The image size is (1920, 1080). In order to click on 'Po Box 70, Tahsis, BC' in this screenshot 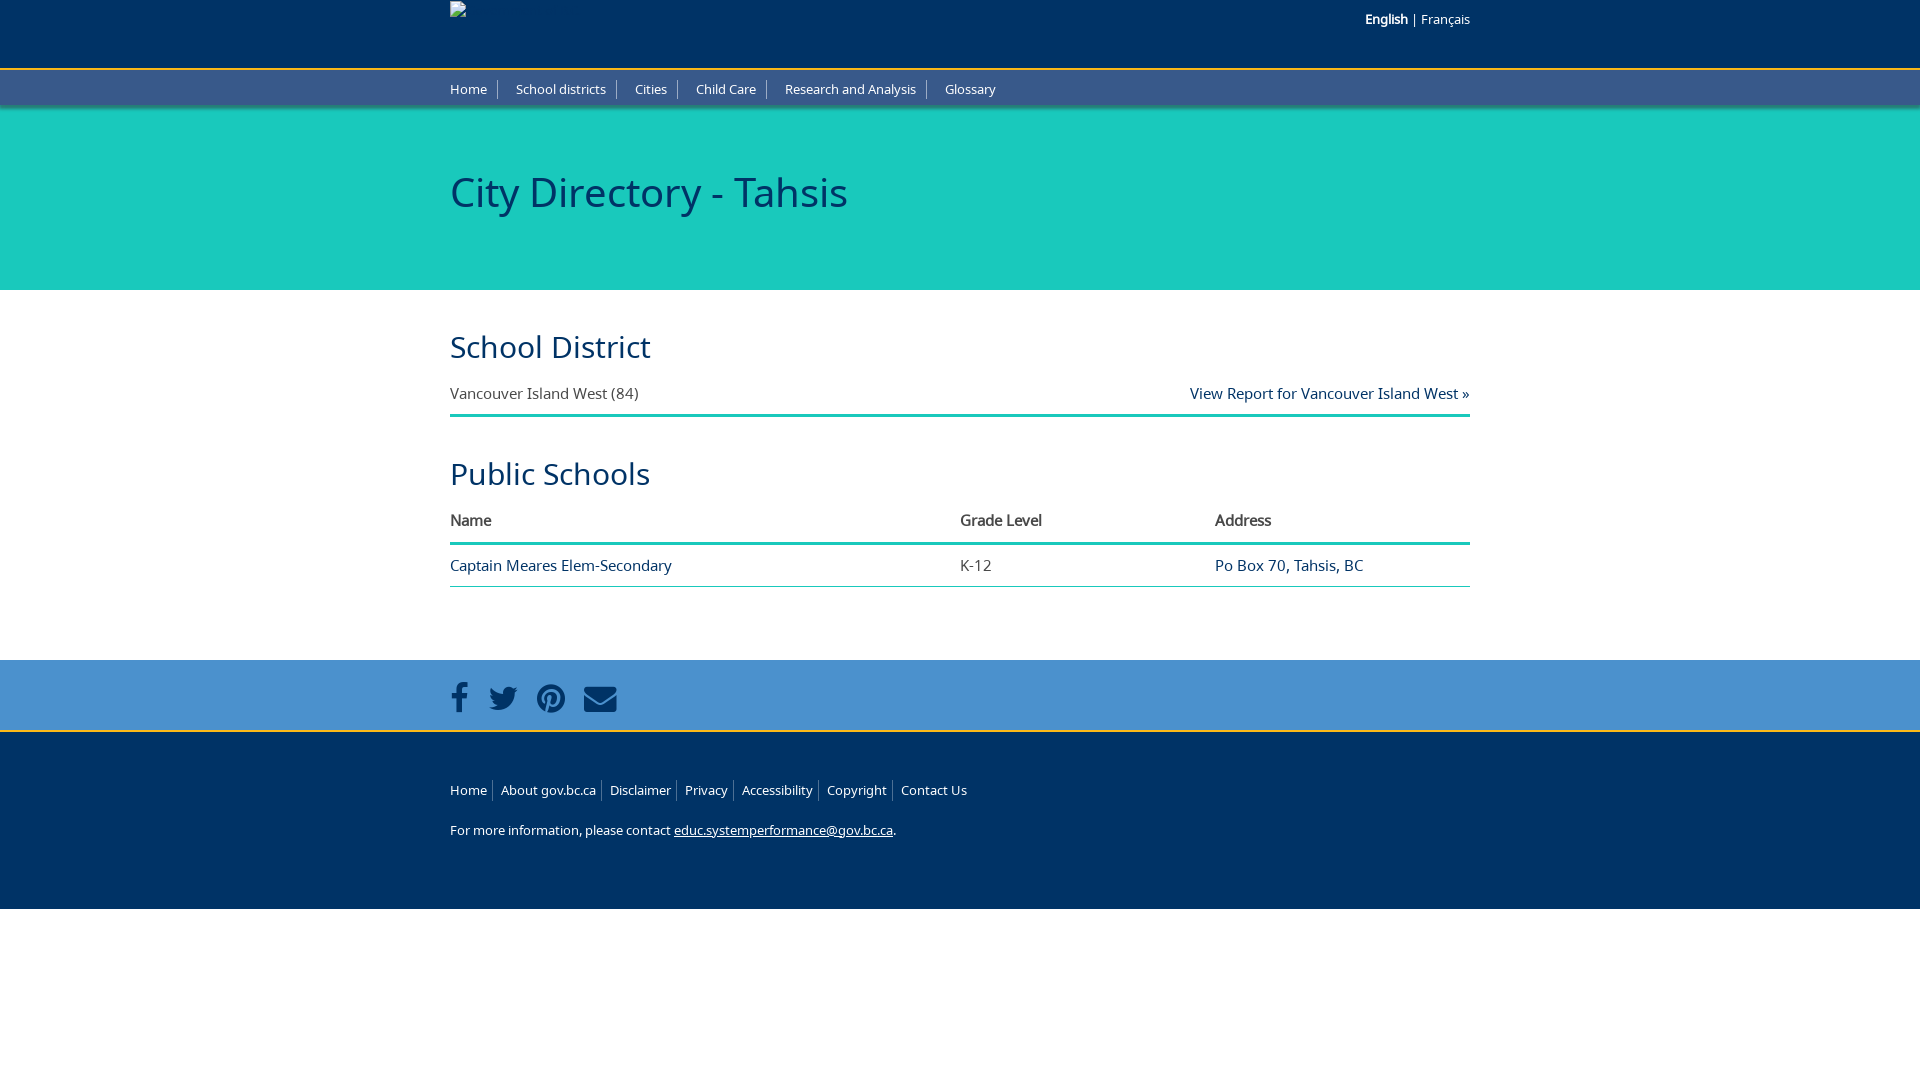, I will do `click(1289, 564)`.